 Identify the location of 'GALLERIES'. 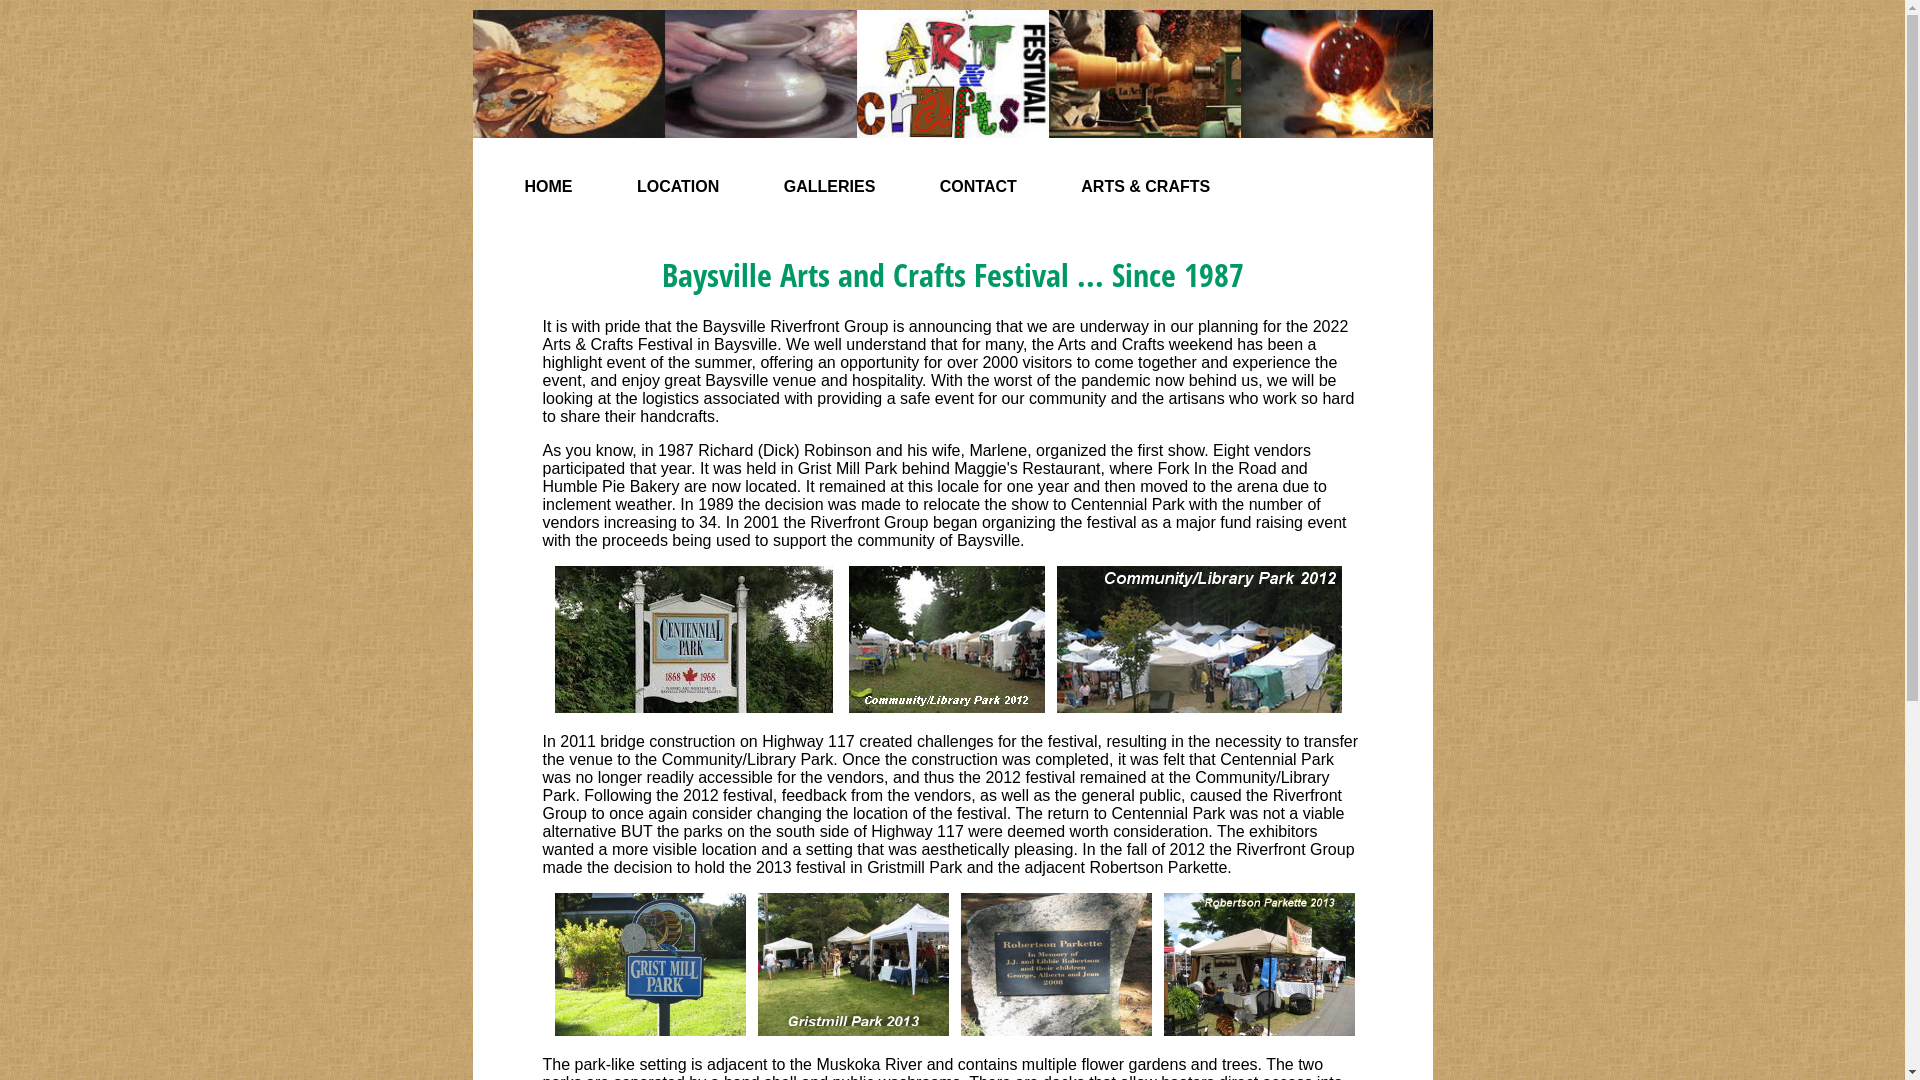
(830, 186).